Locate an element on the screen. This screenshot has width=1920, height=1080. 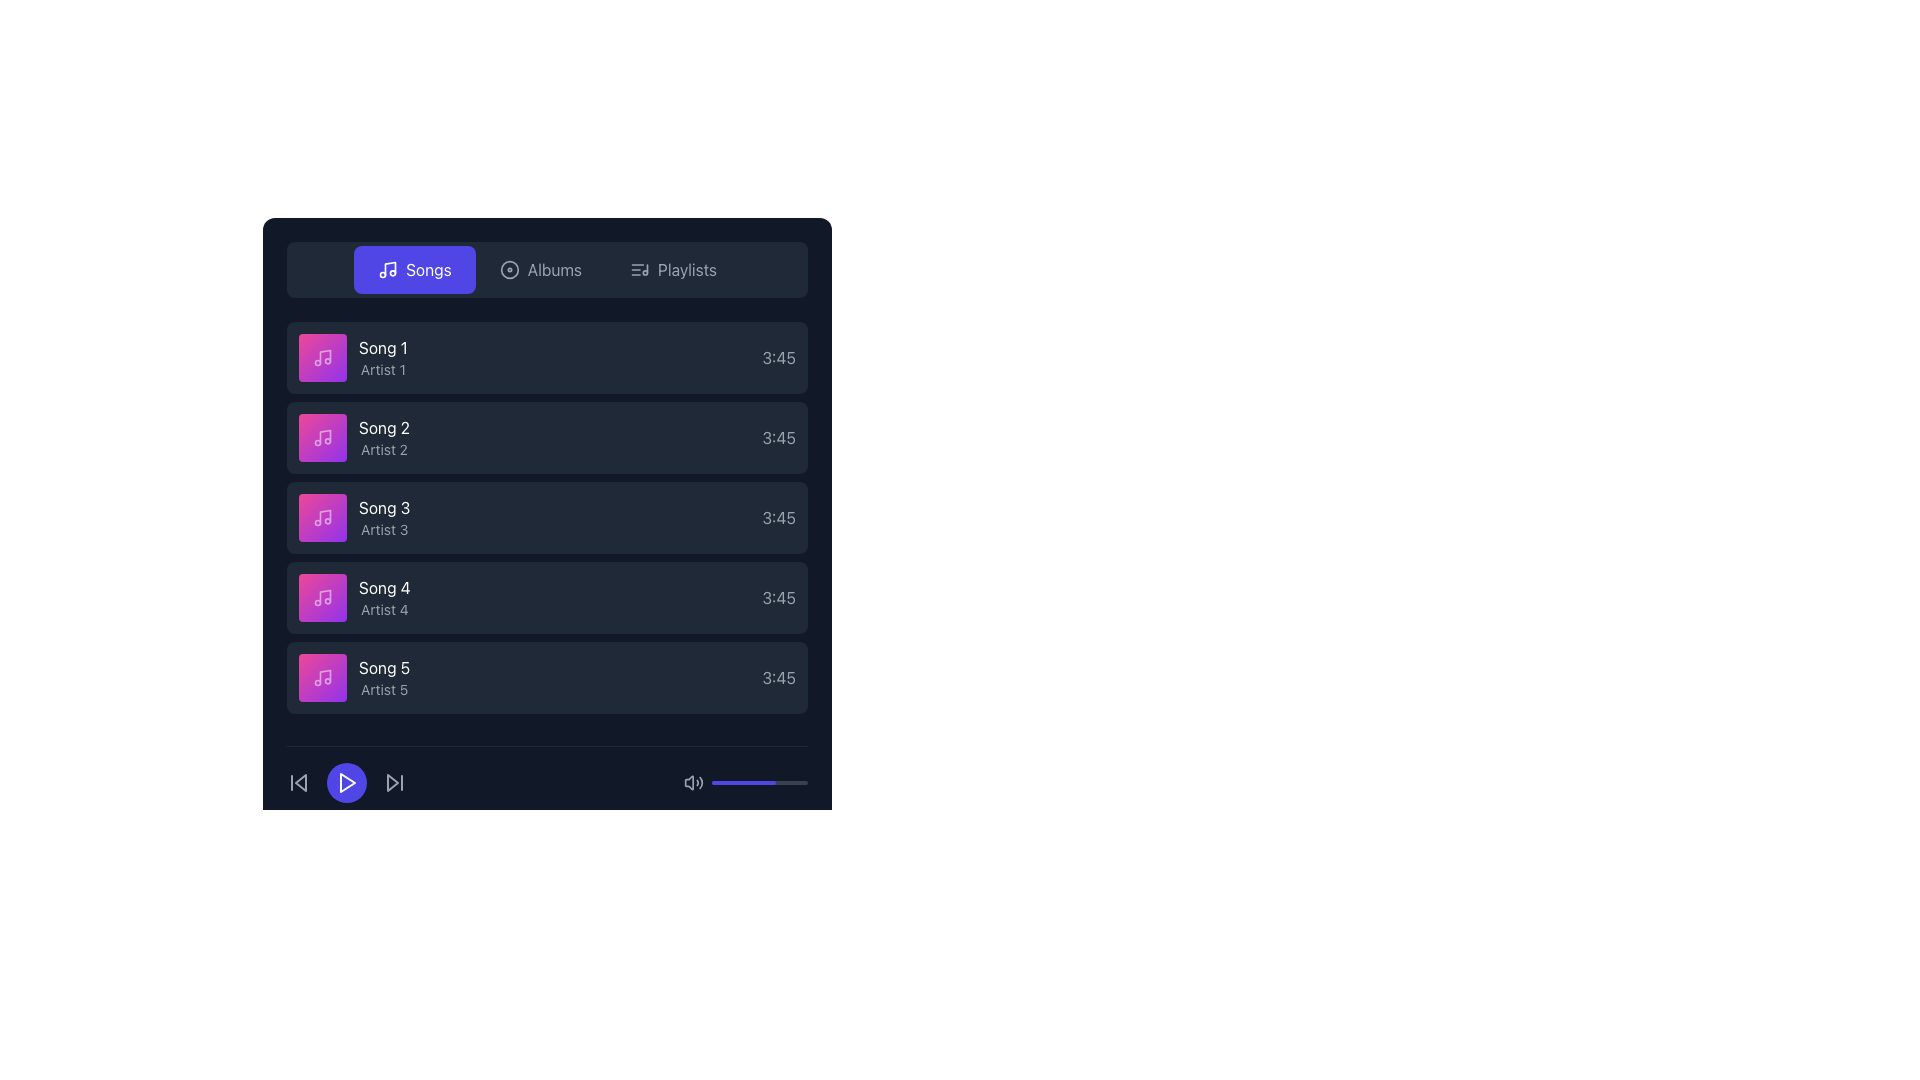
the volume slider is located at coordinates (749, 782).